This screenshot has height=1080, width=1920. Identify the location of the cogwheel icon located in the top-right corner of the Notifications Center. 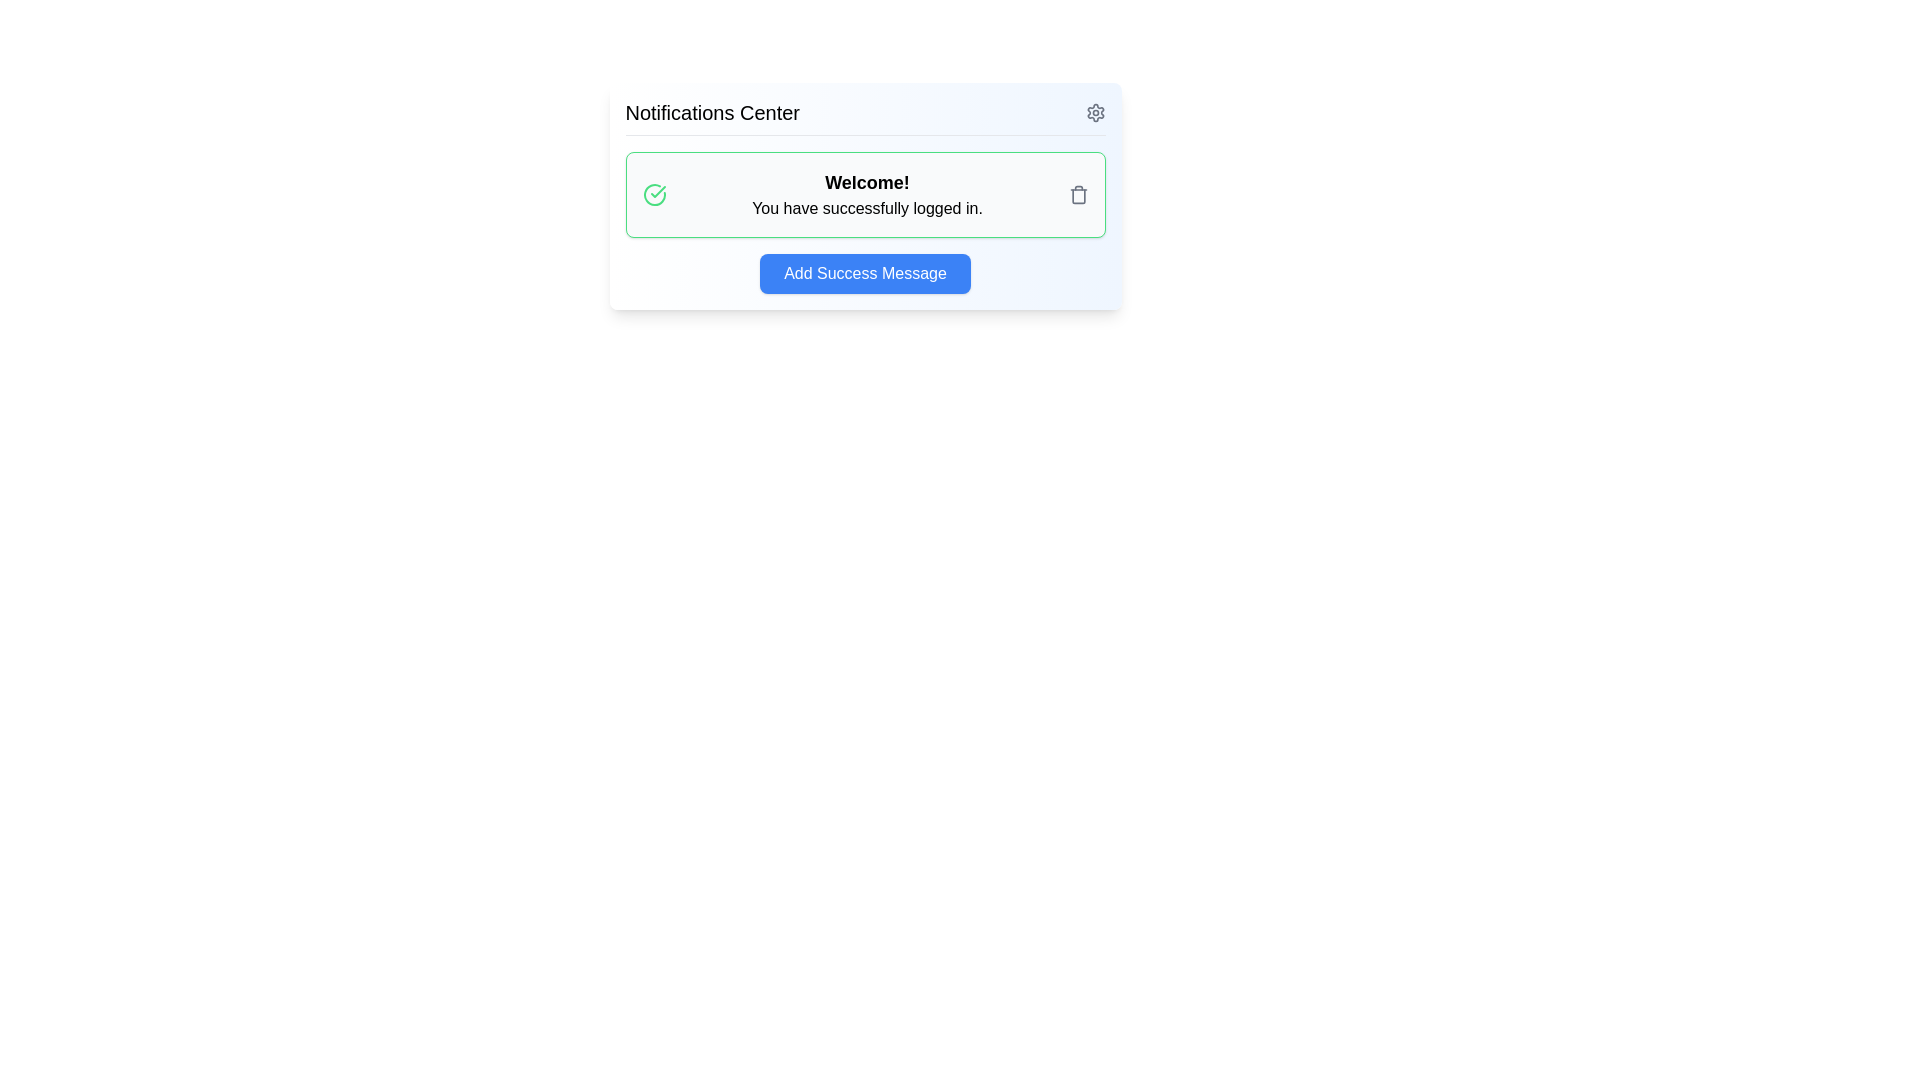
(1094, 112).